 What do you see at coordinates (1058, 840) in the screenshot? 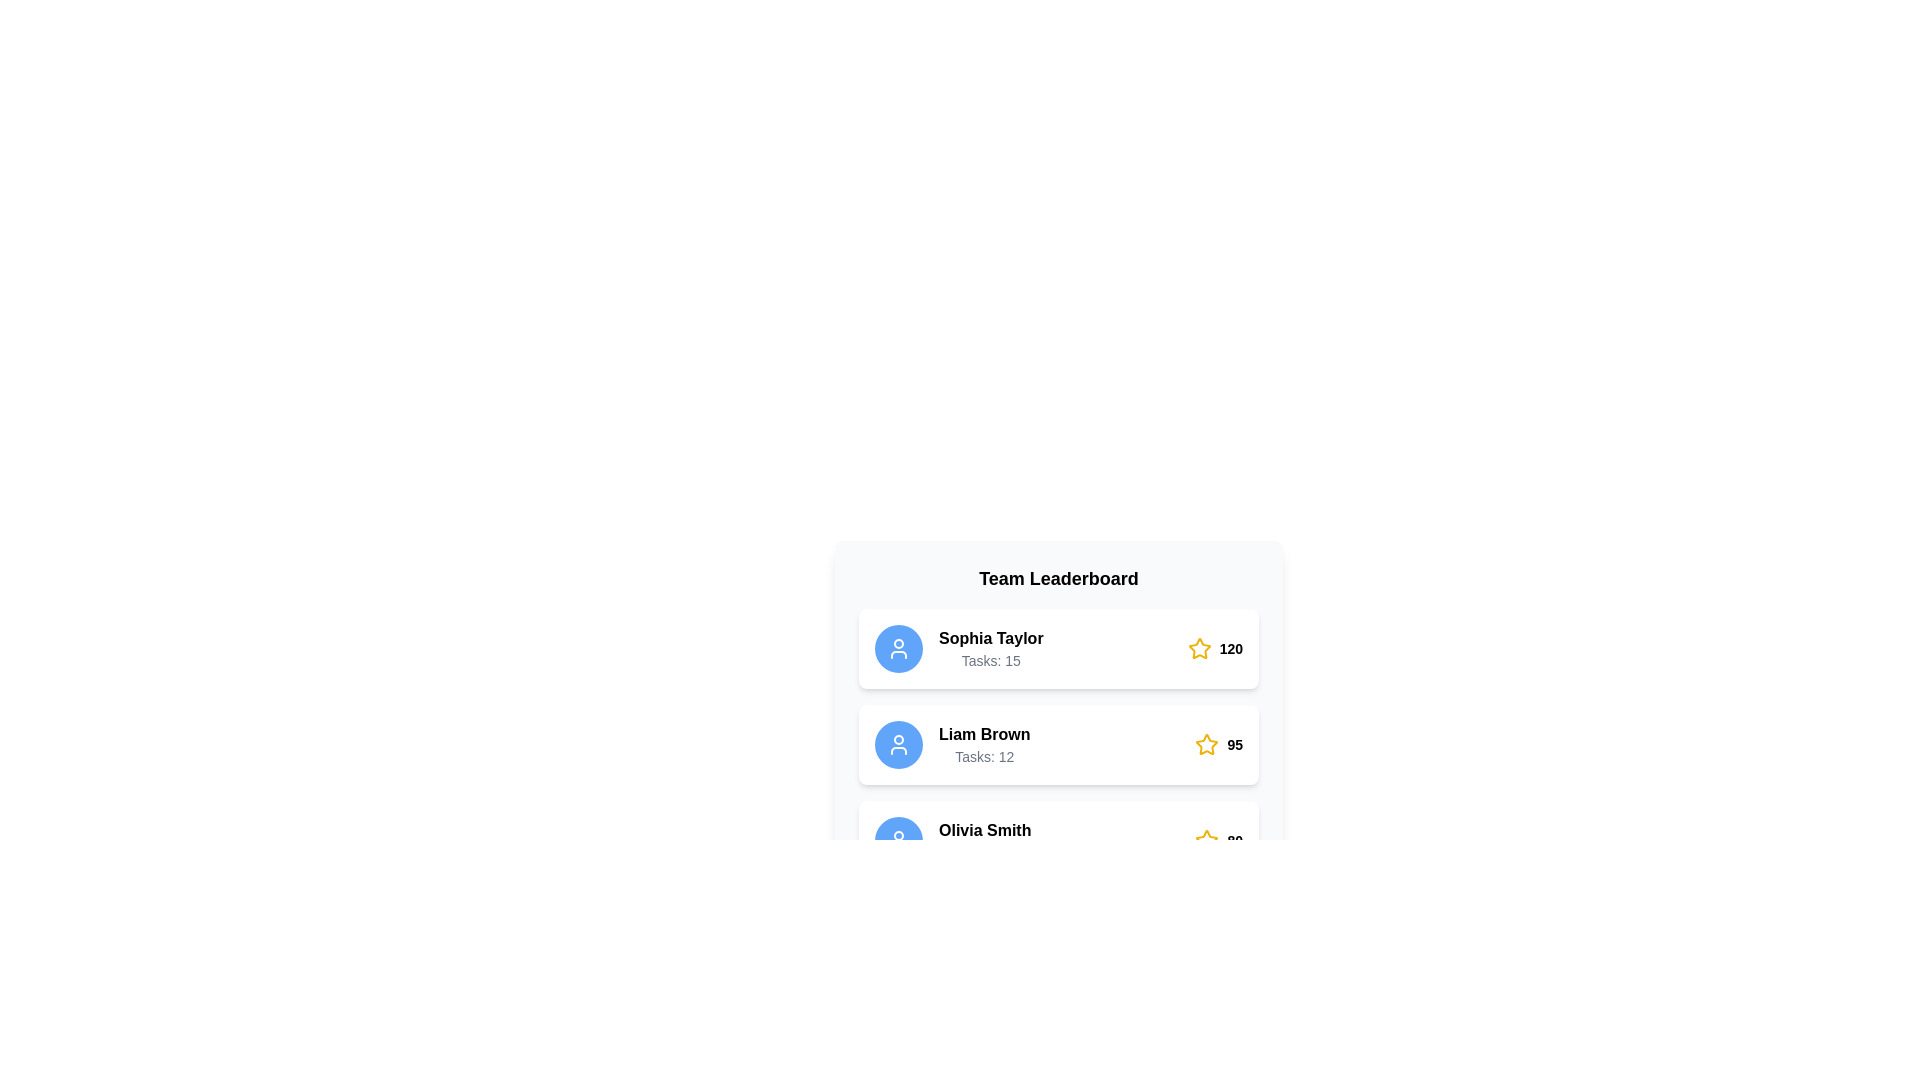
I see `the third Card item` at bounding box center [1058, 840].